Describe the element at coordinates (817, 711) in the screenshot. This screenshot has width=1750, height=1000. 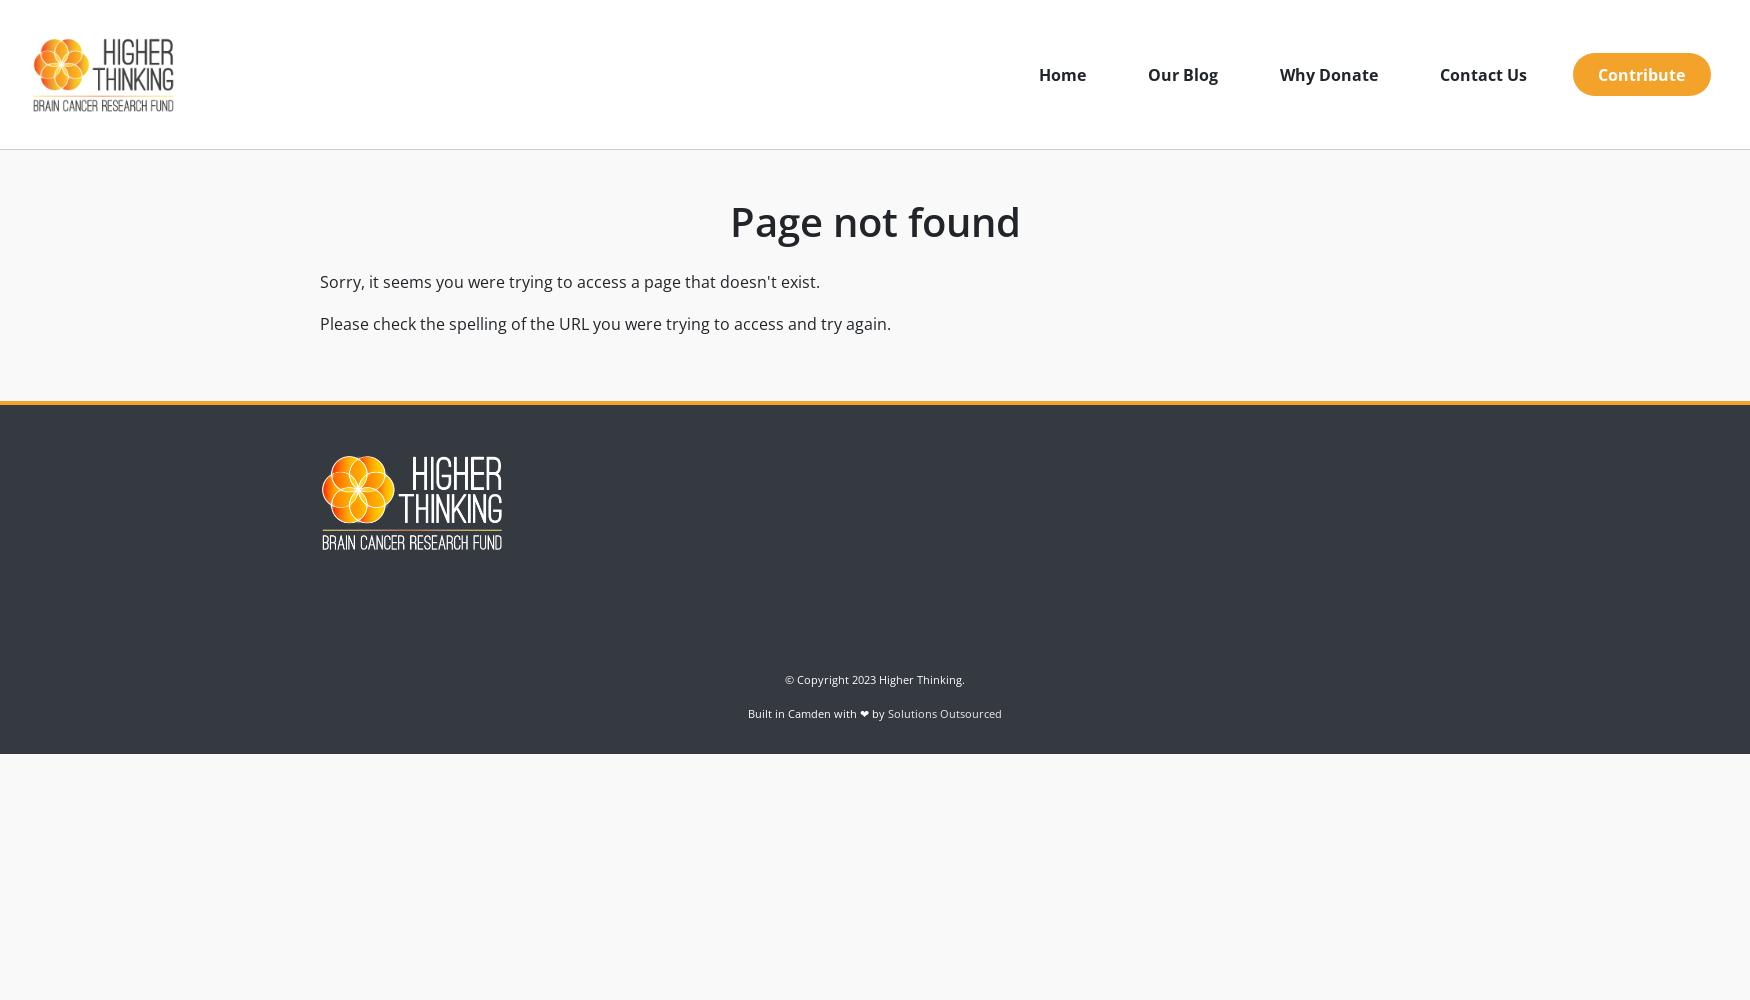
I see `'Built in Camden with ❤ by'` at that location.